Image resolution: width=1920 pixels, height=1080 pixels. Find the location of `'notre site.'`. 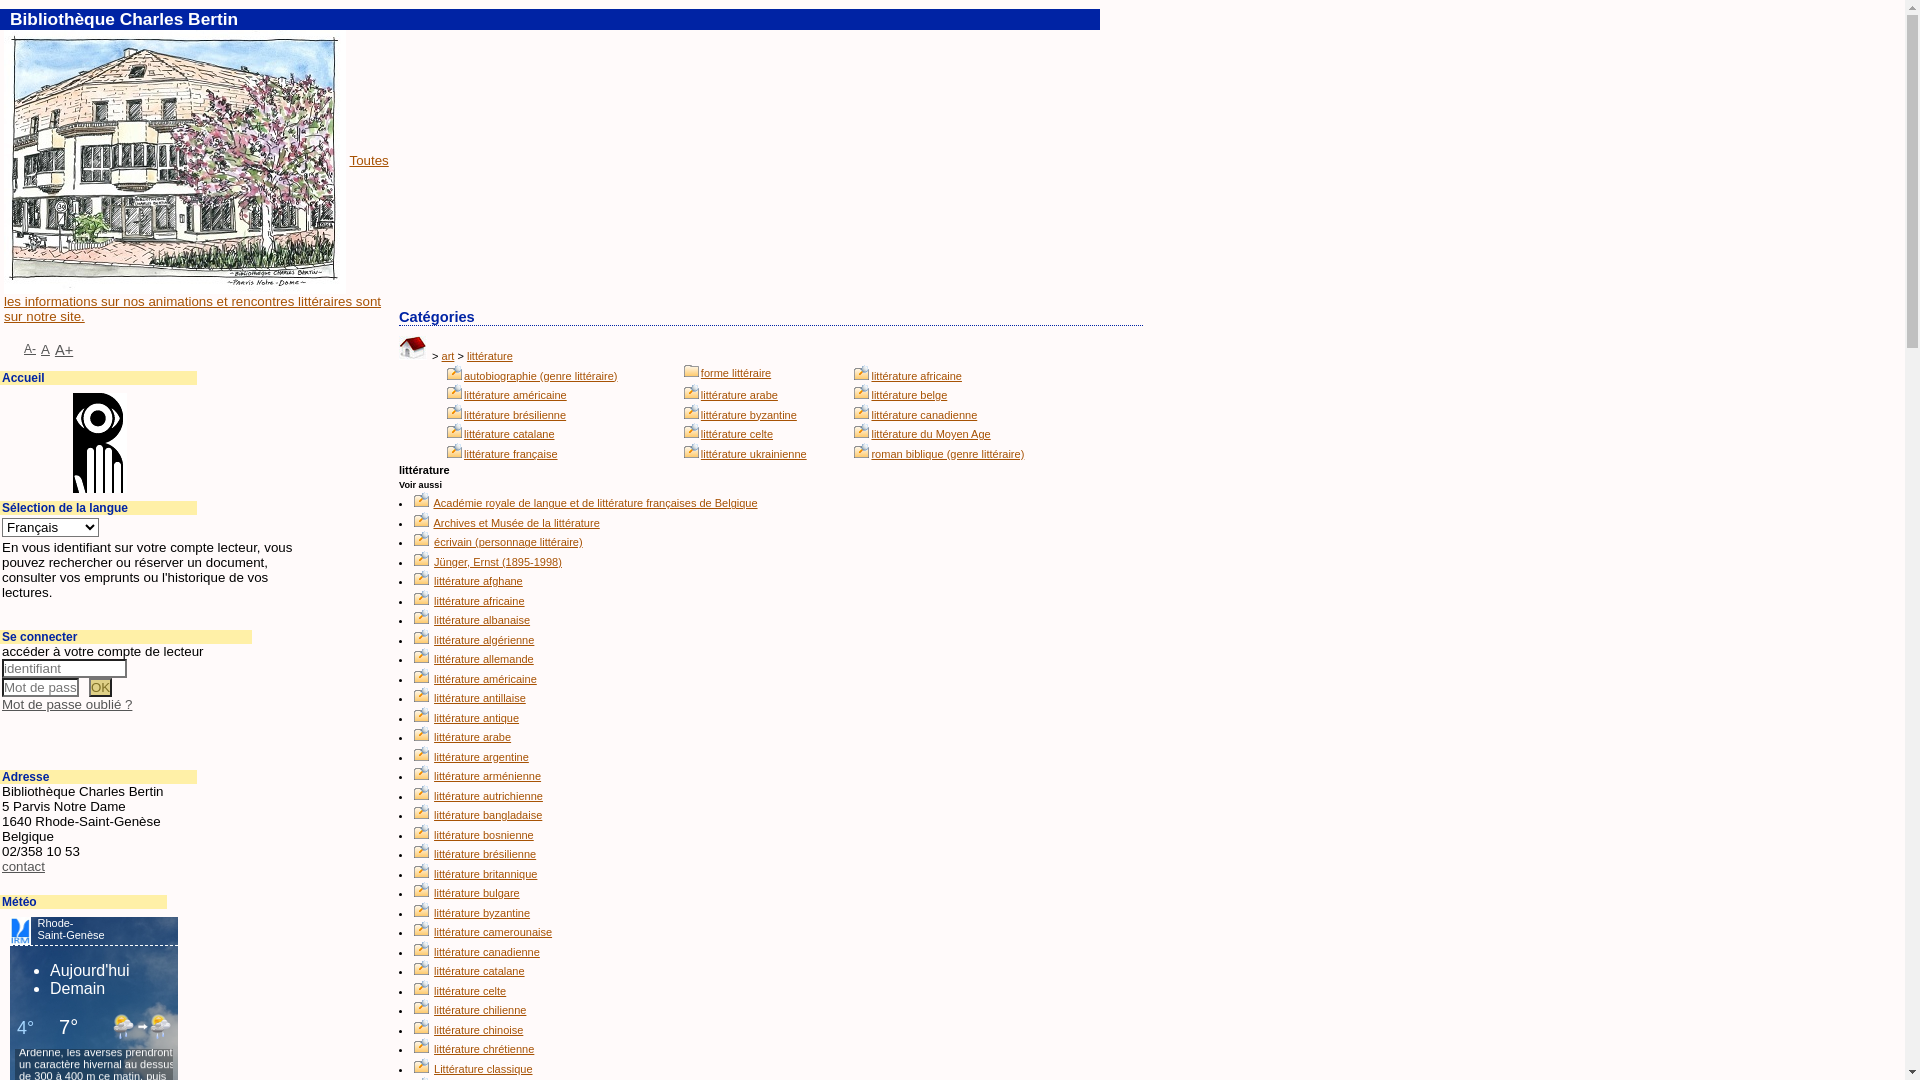

'notre site.' is located at coordinates (55, 315).